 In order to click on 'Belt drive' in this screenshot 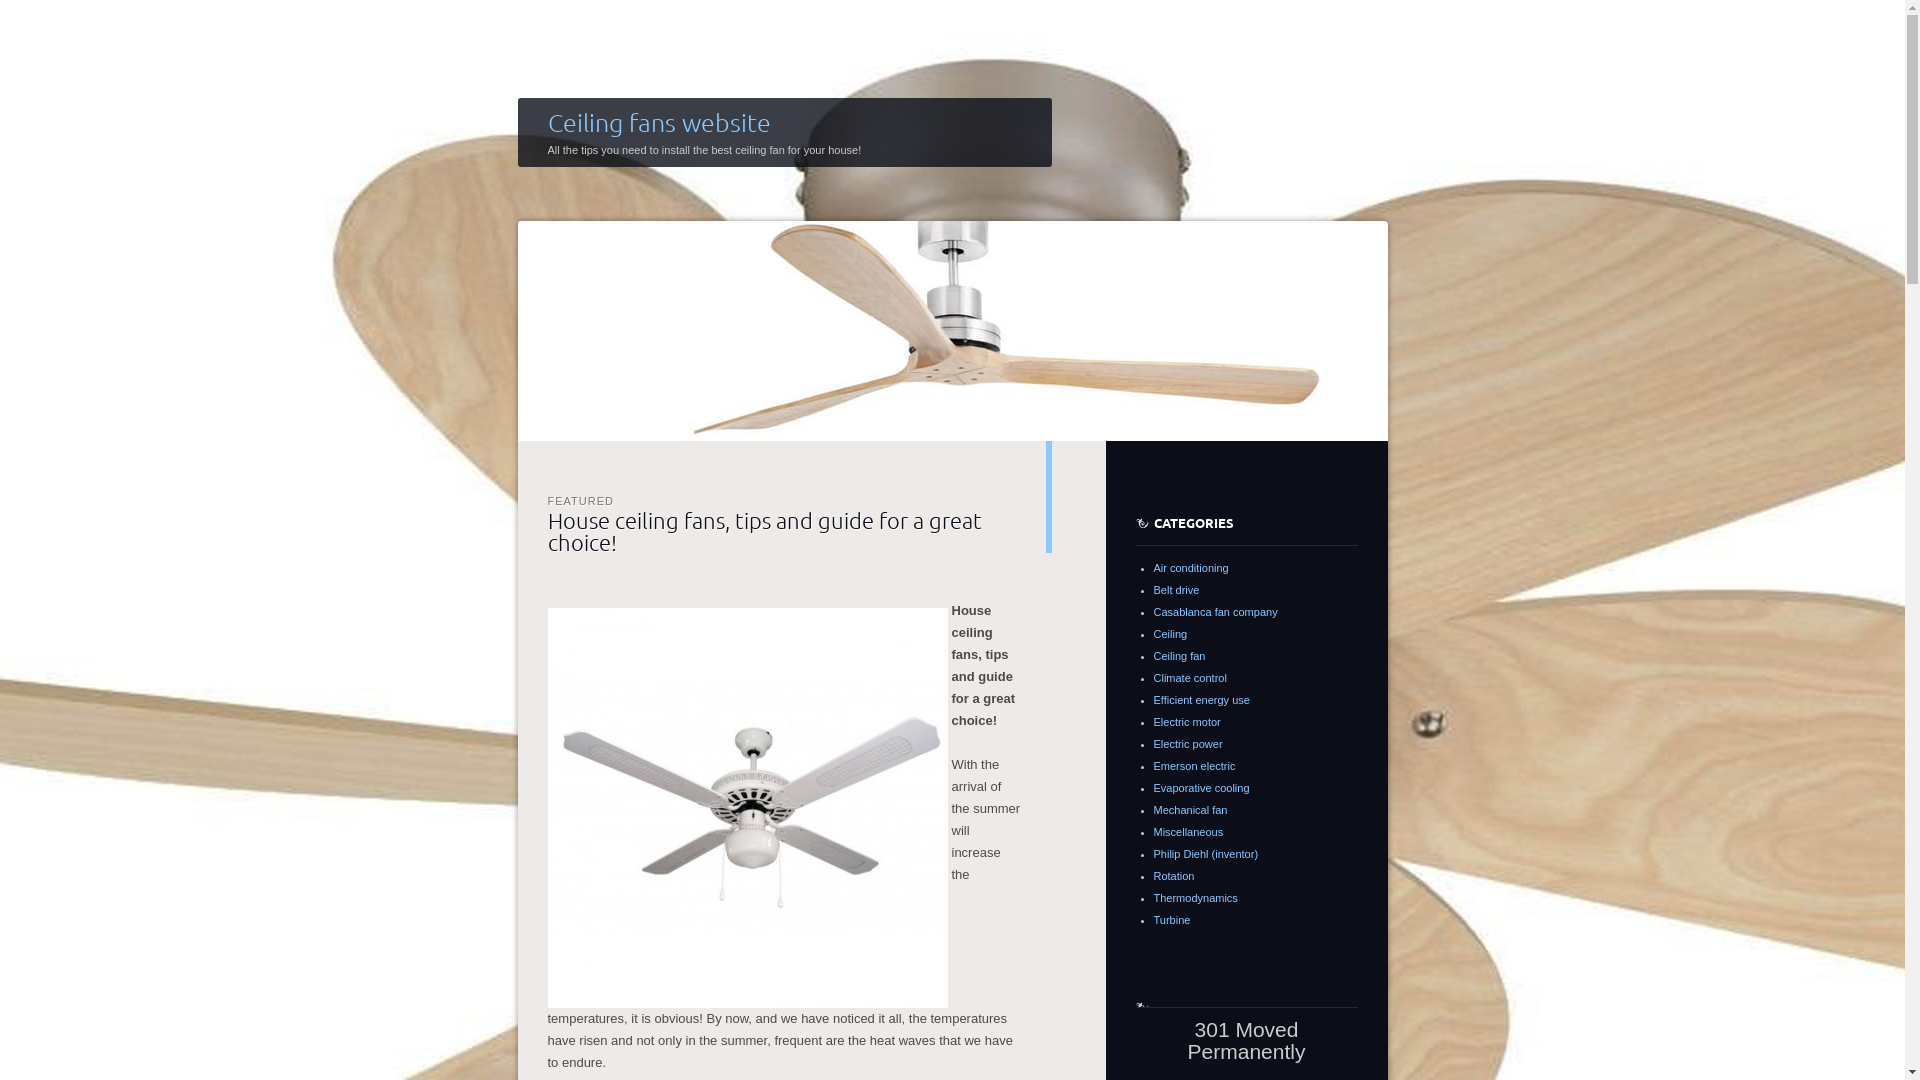, I will do `click(1176, 589)`.